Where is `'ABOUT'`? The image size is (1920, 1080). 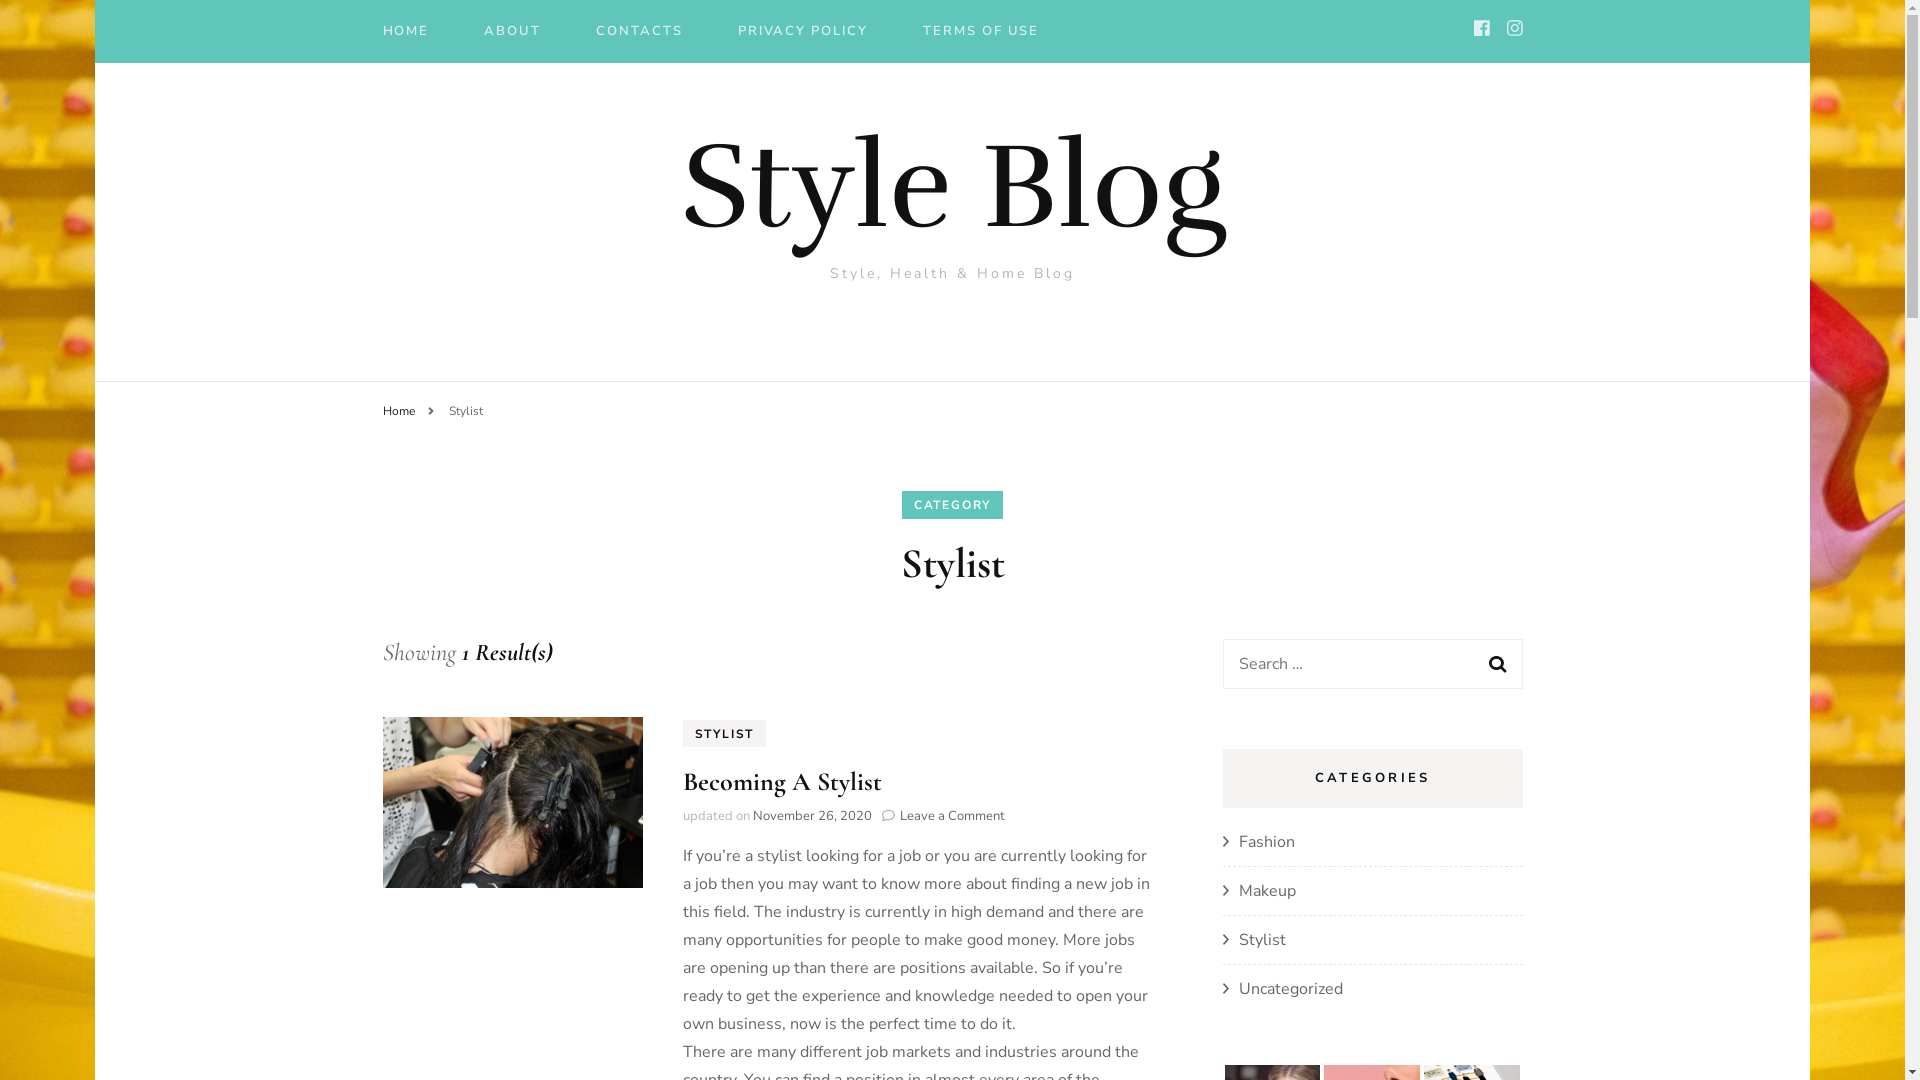 'ABOUT' is located at coordinates (484, 33).